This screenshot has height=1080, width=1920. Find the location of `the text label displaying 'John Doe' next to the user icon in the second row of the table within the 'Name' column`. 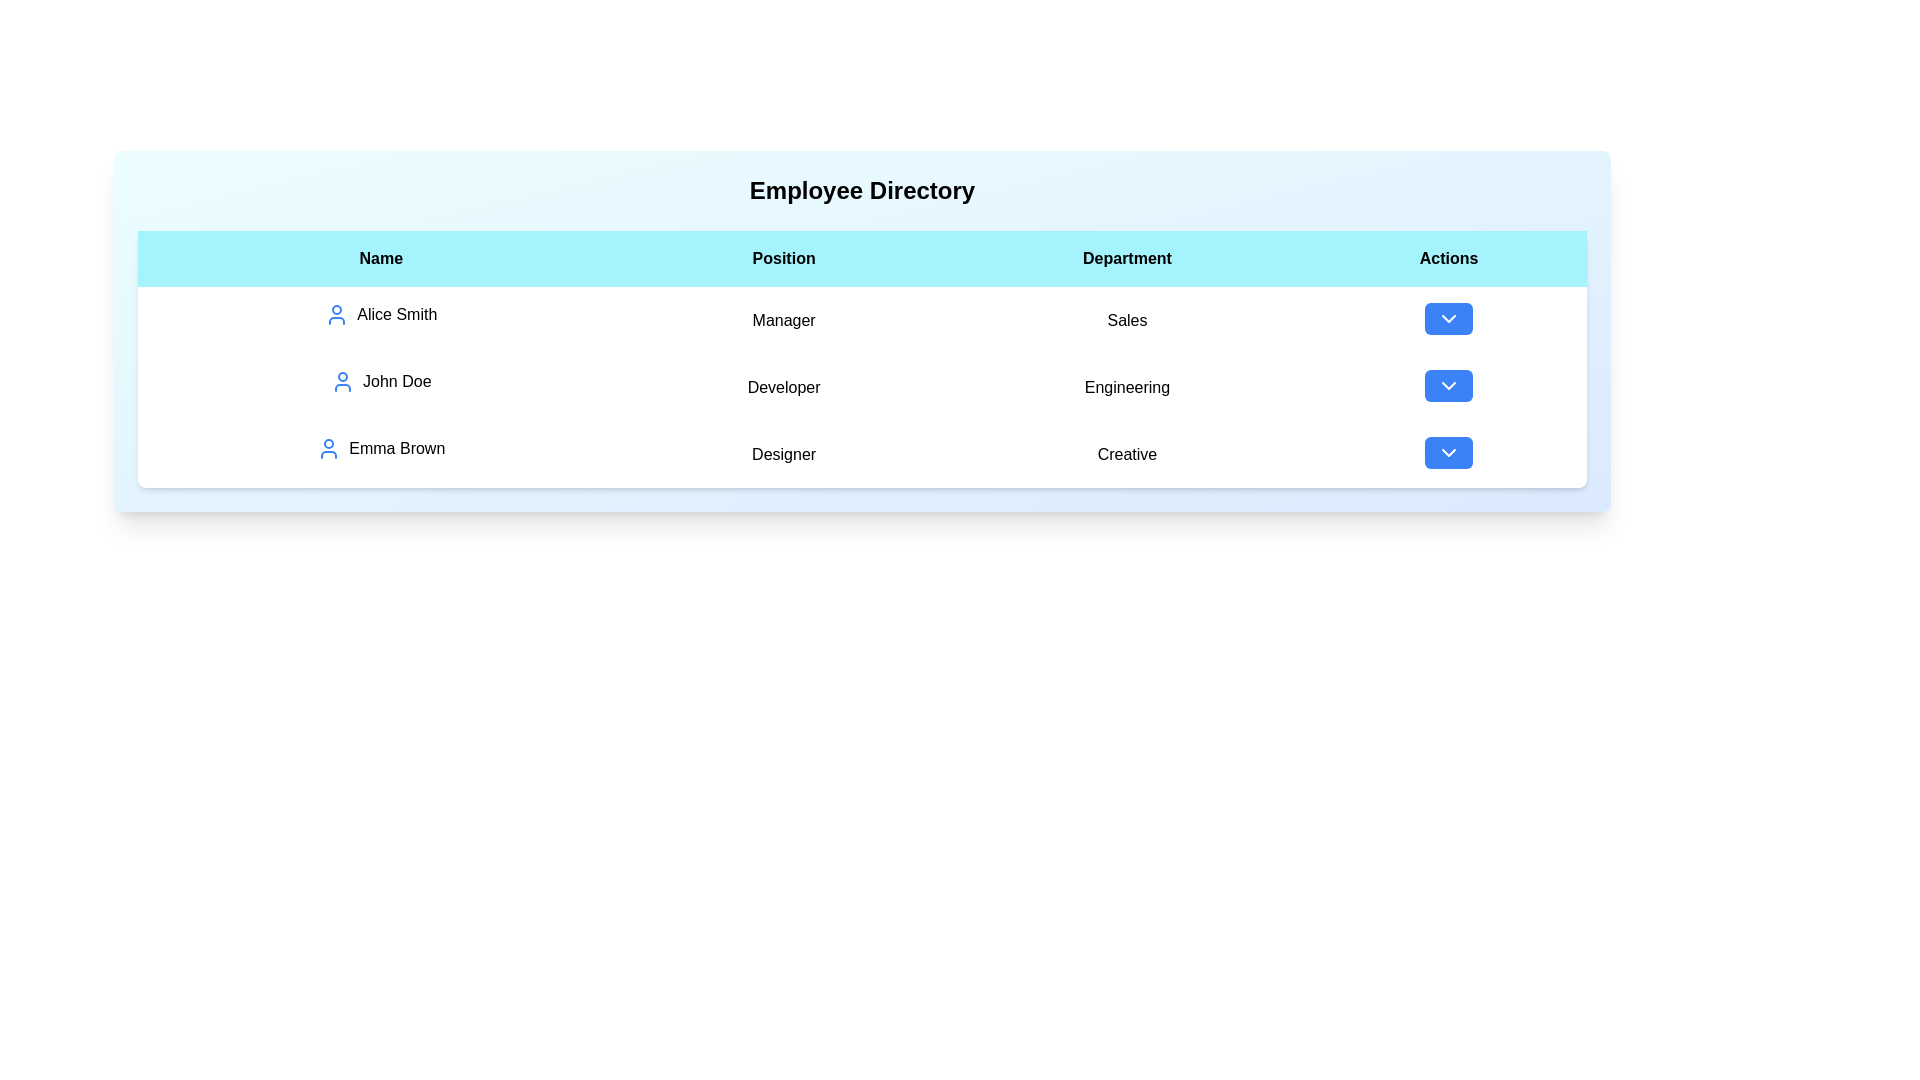

the text label displaying 'John Doe' next to the user icon in the second row of the table within the 'Name' column is located at coordinates (381, 381).